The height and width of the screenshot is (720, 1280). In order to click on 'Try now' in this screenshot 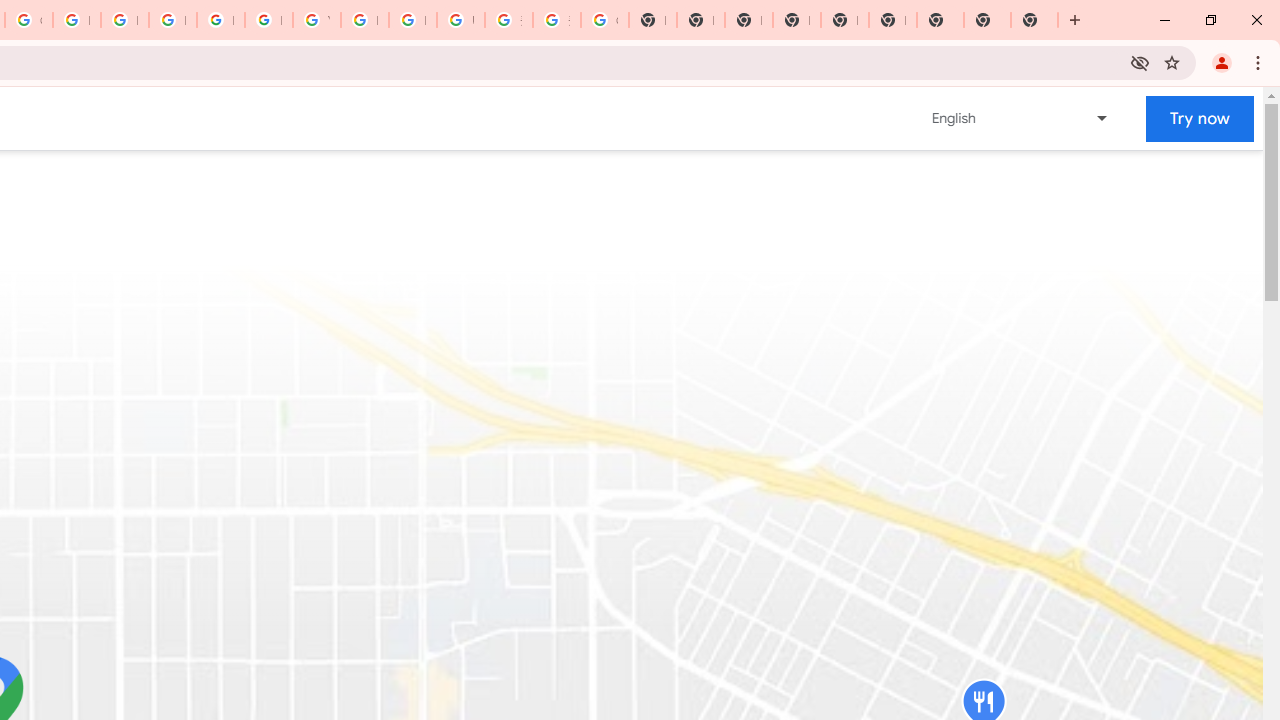, I will do `click(1200, 118)`.